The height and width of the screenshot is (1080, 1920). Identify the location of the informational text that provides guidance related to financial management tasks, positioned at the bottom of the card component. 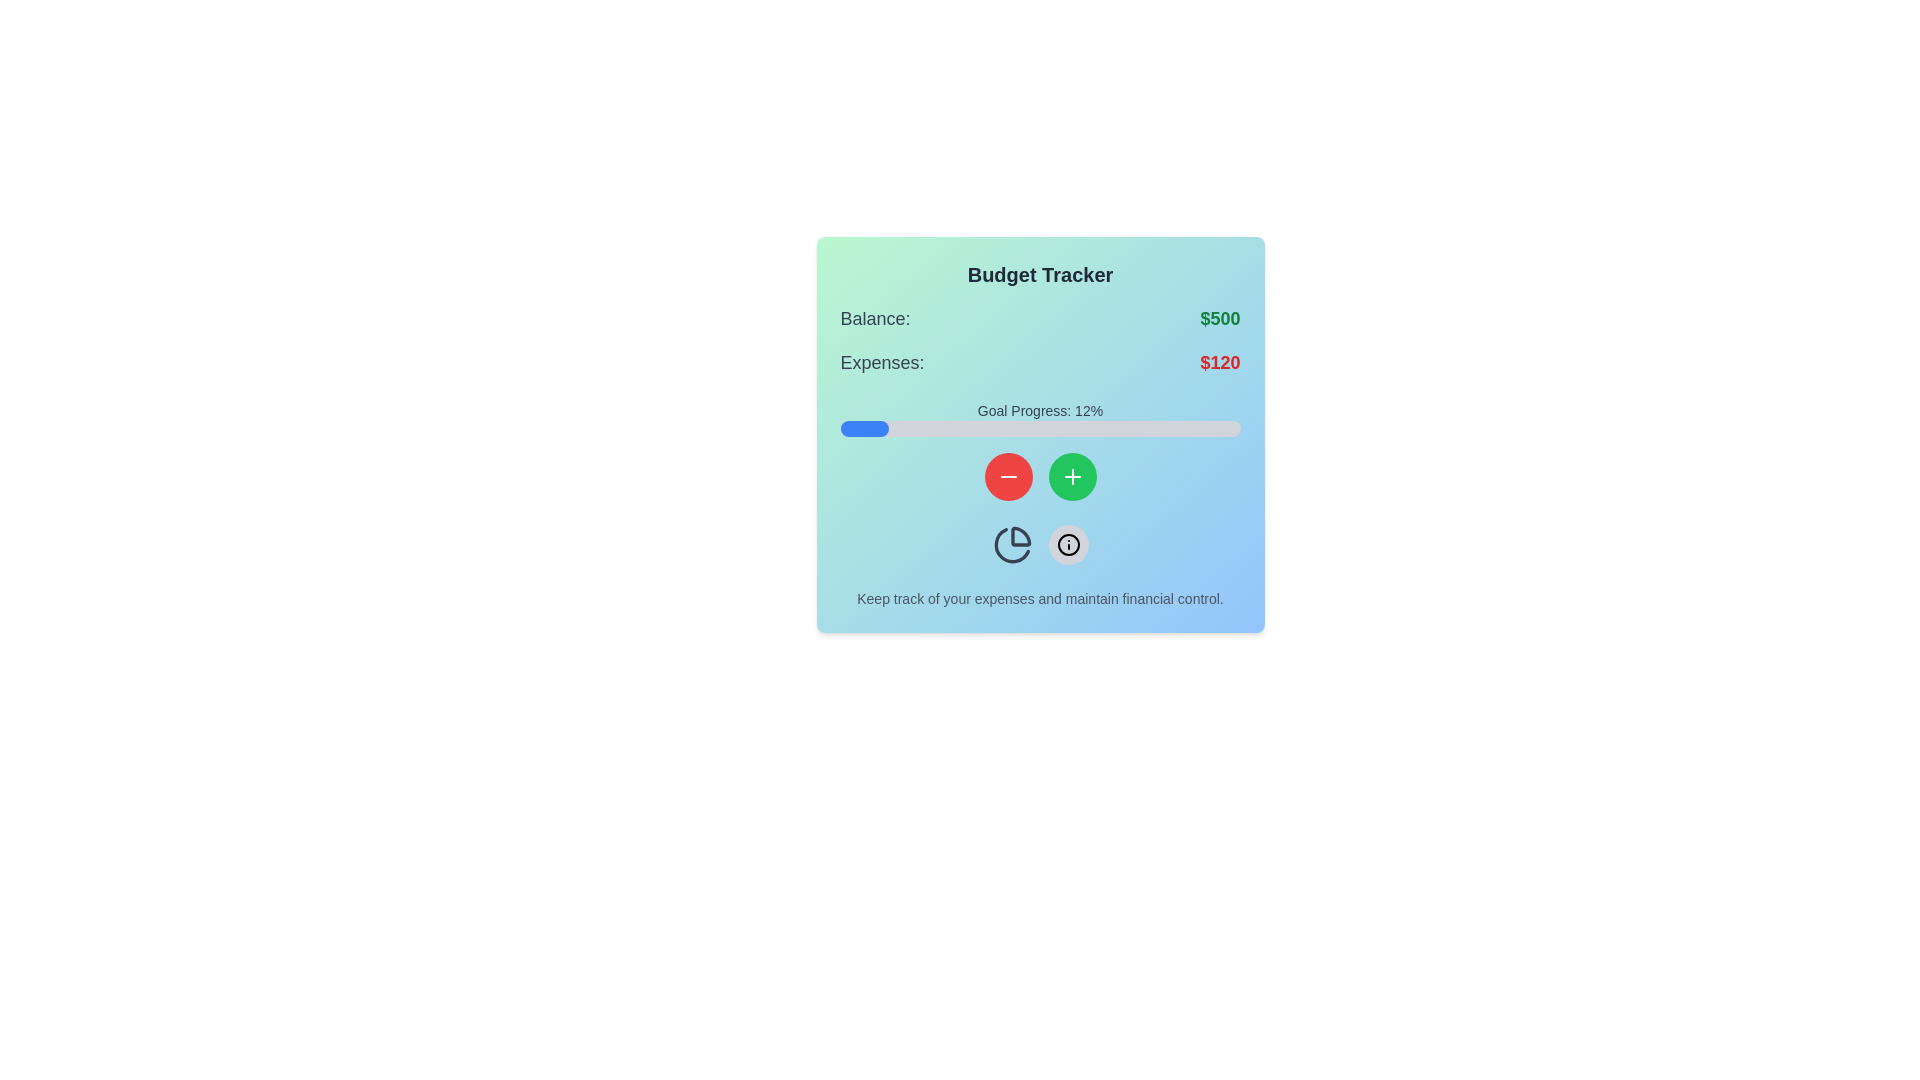
(1040, 597).